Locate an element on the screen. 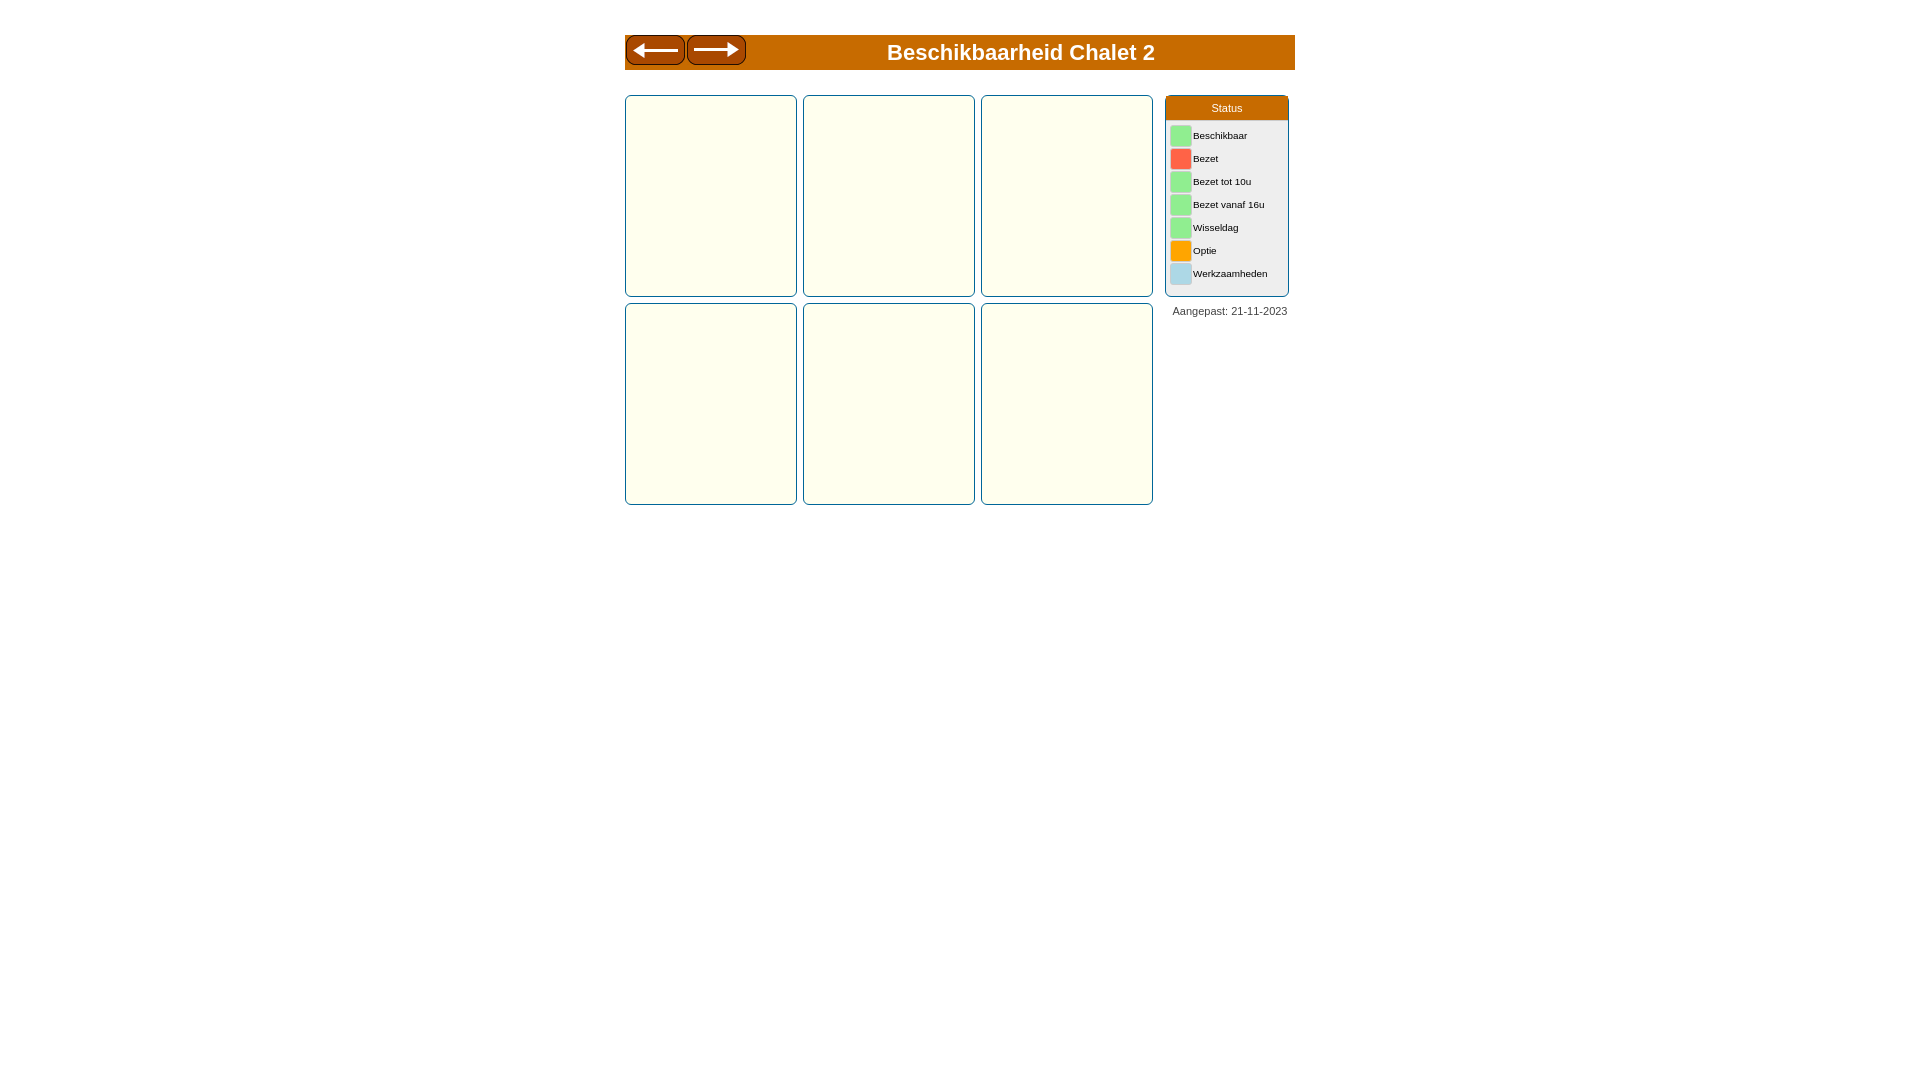  'Vorige maanden' is located at coordinates (654, 52).